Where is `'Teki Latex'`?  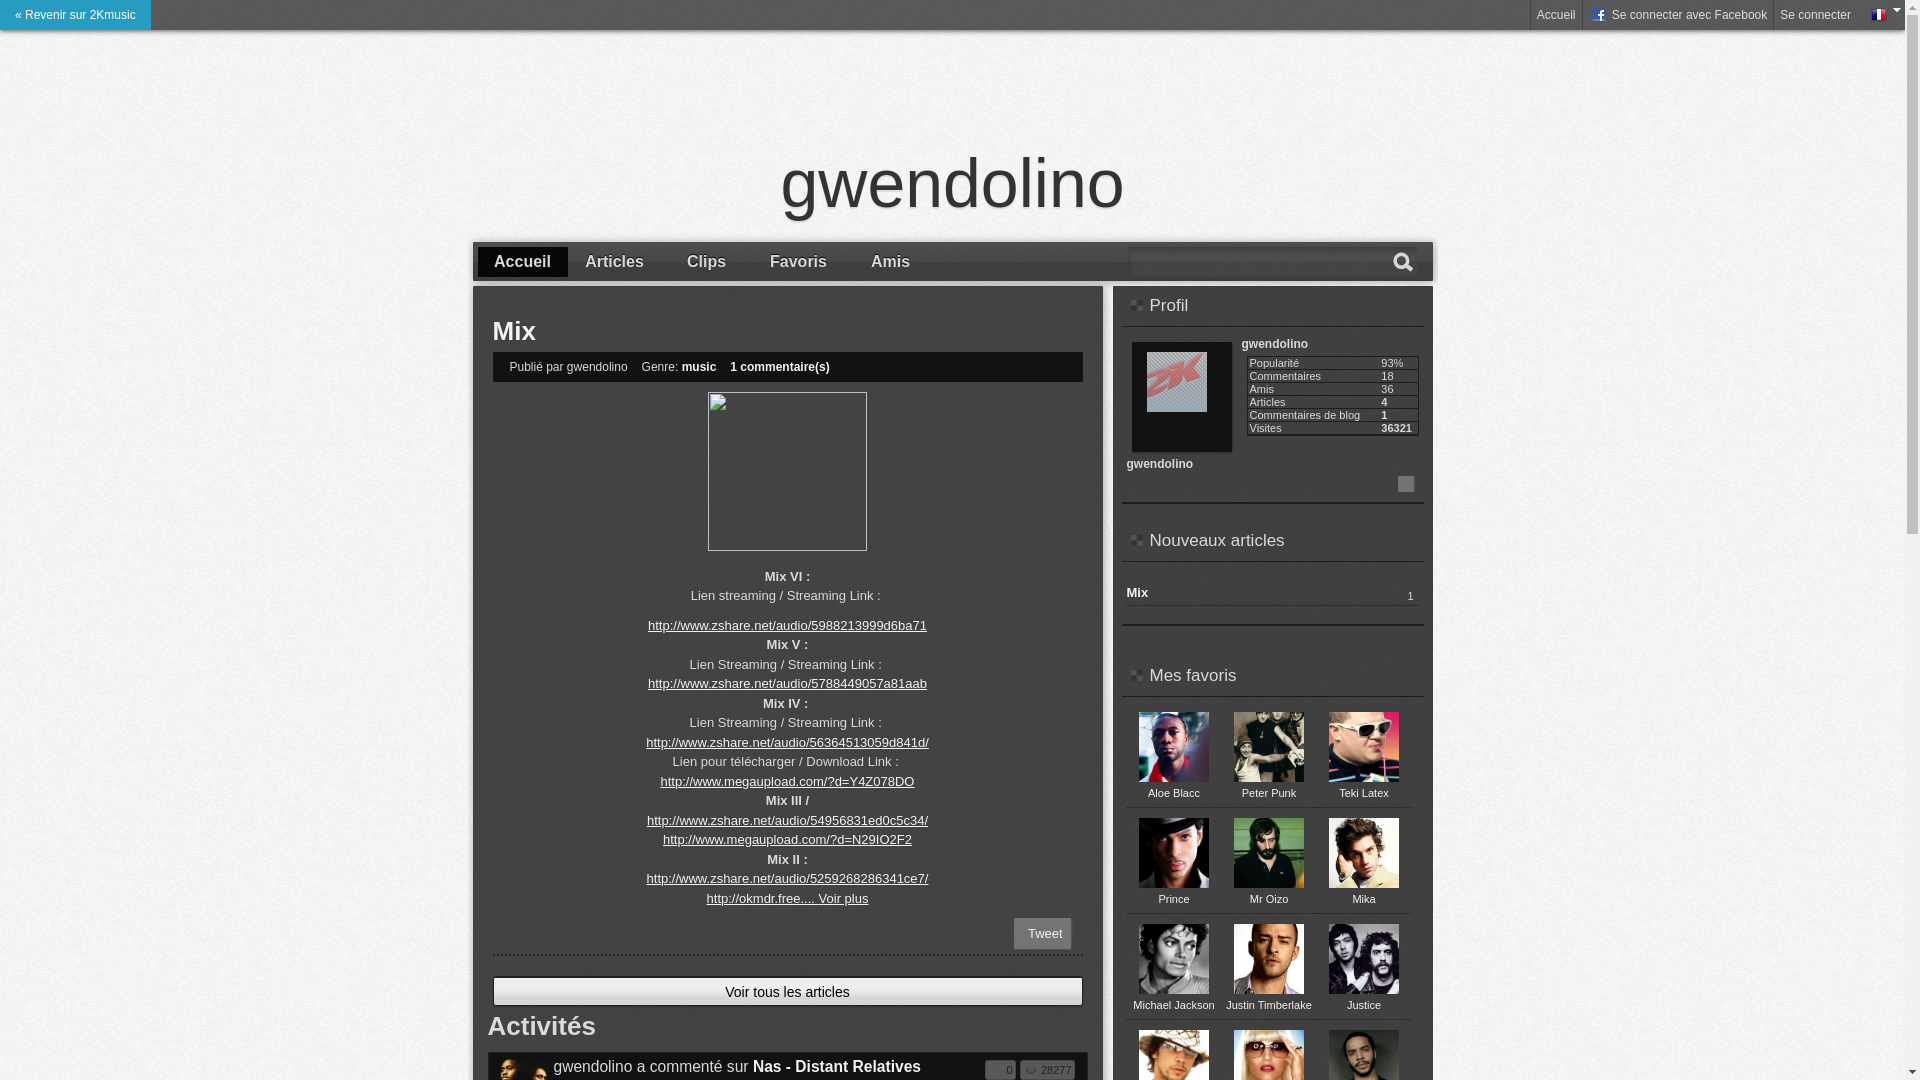 'Teki Latex' is located at coordinates (1362, 792).